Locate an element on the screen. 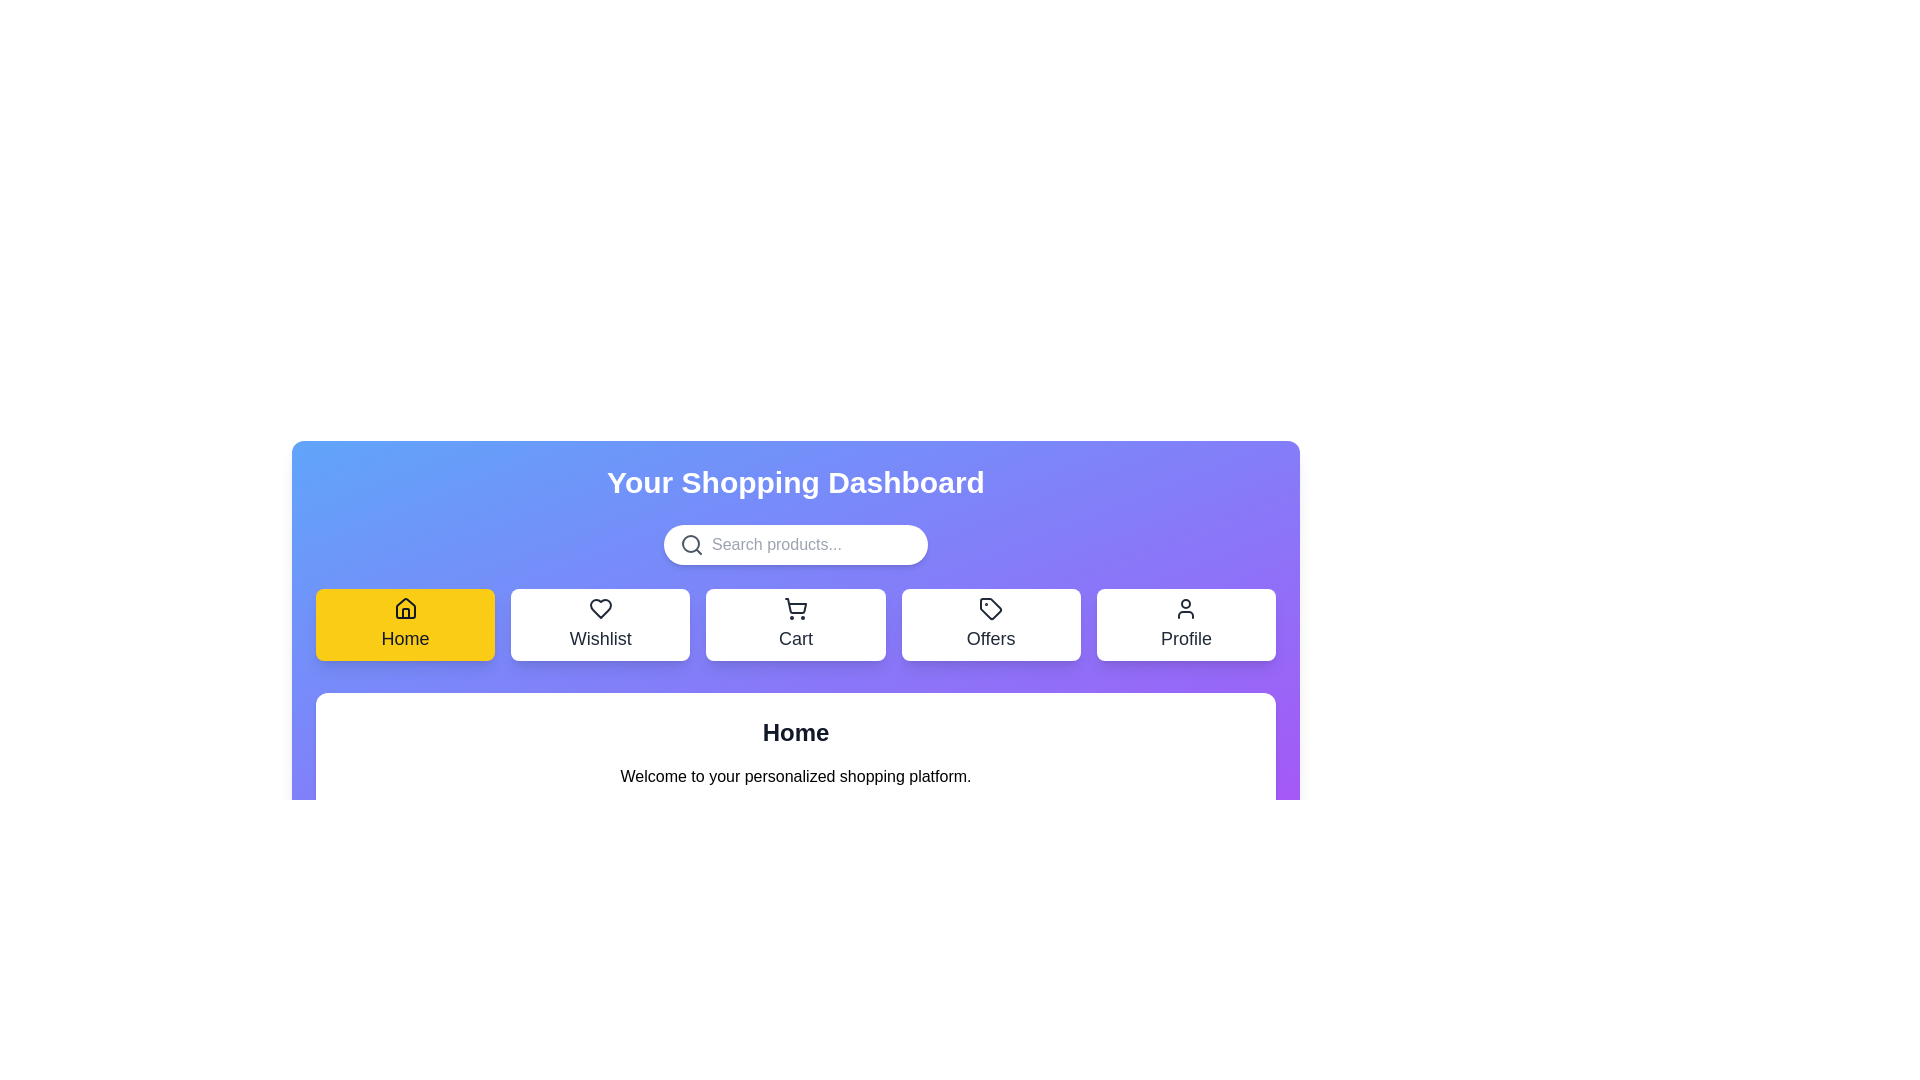  the minimalistic cart icon located in the navigation menu, specifically the third icon from the left under the 'Cart' label is located at coordinates (795, 605).